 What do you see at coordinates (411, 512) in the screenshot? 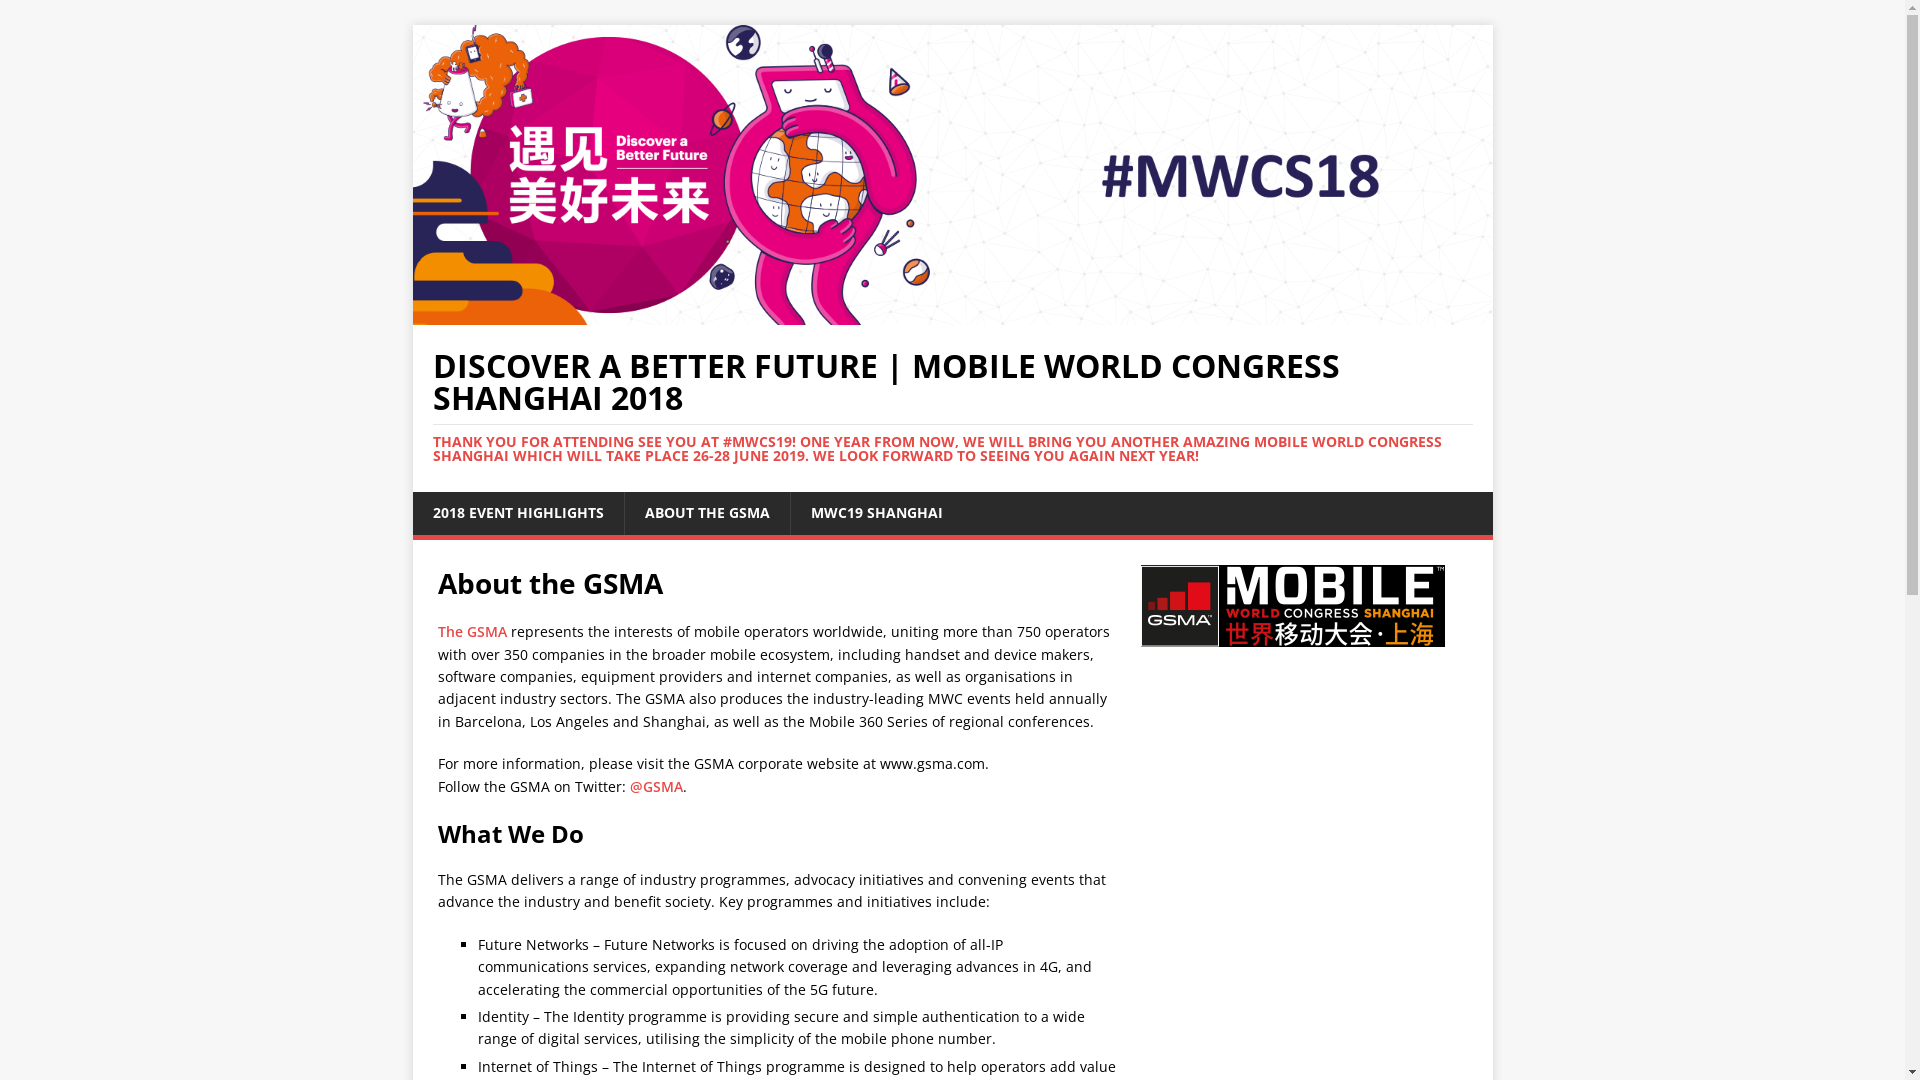
I see `'2018 EVENT HIGHLIGHTS'` at bounding box center [411, 512].